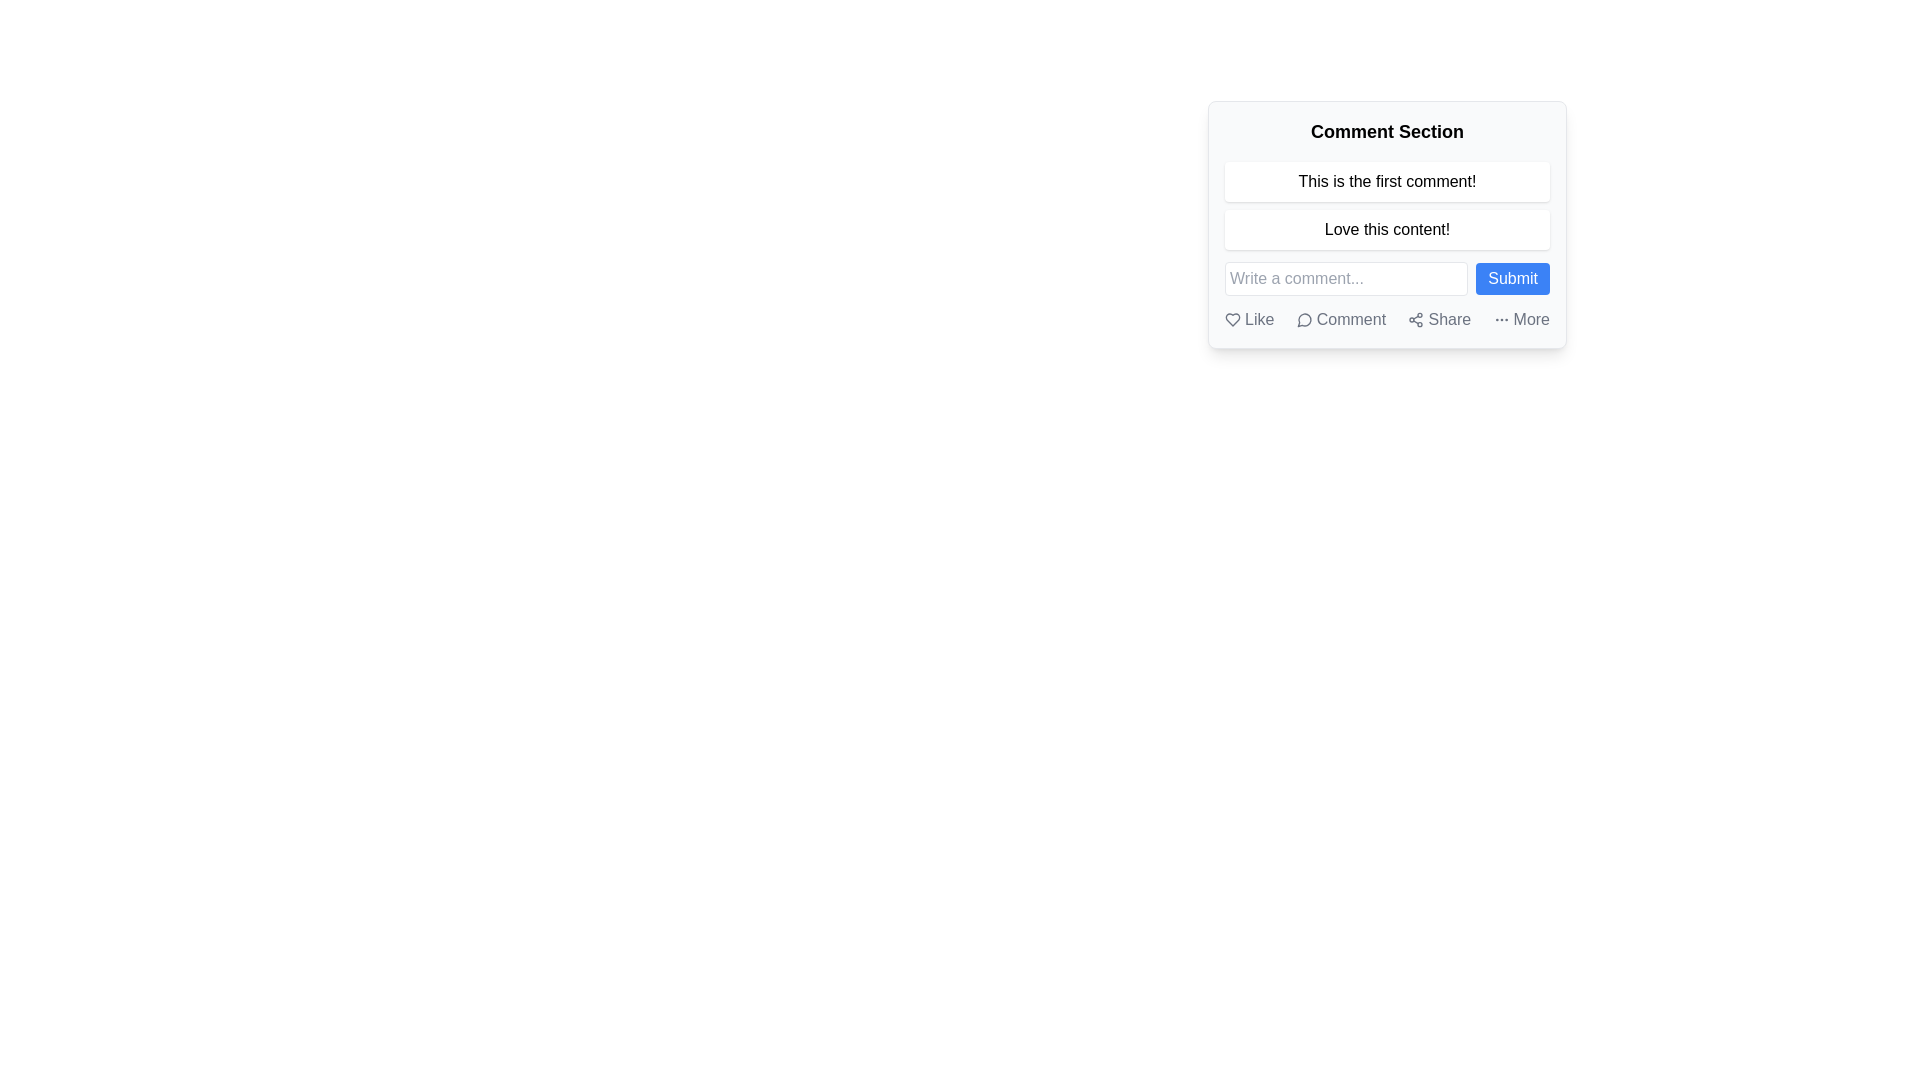 The image size is (1920, 1080). What do you see at coordinates (1438, 319) in the screenshot?
I see `the 'Share' button located at the bottom of the panel, which features a share icon on the left and the text 'Share' on the right, to initiate sharing` at bounding box center [1438, 319].